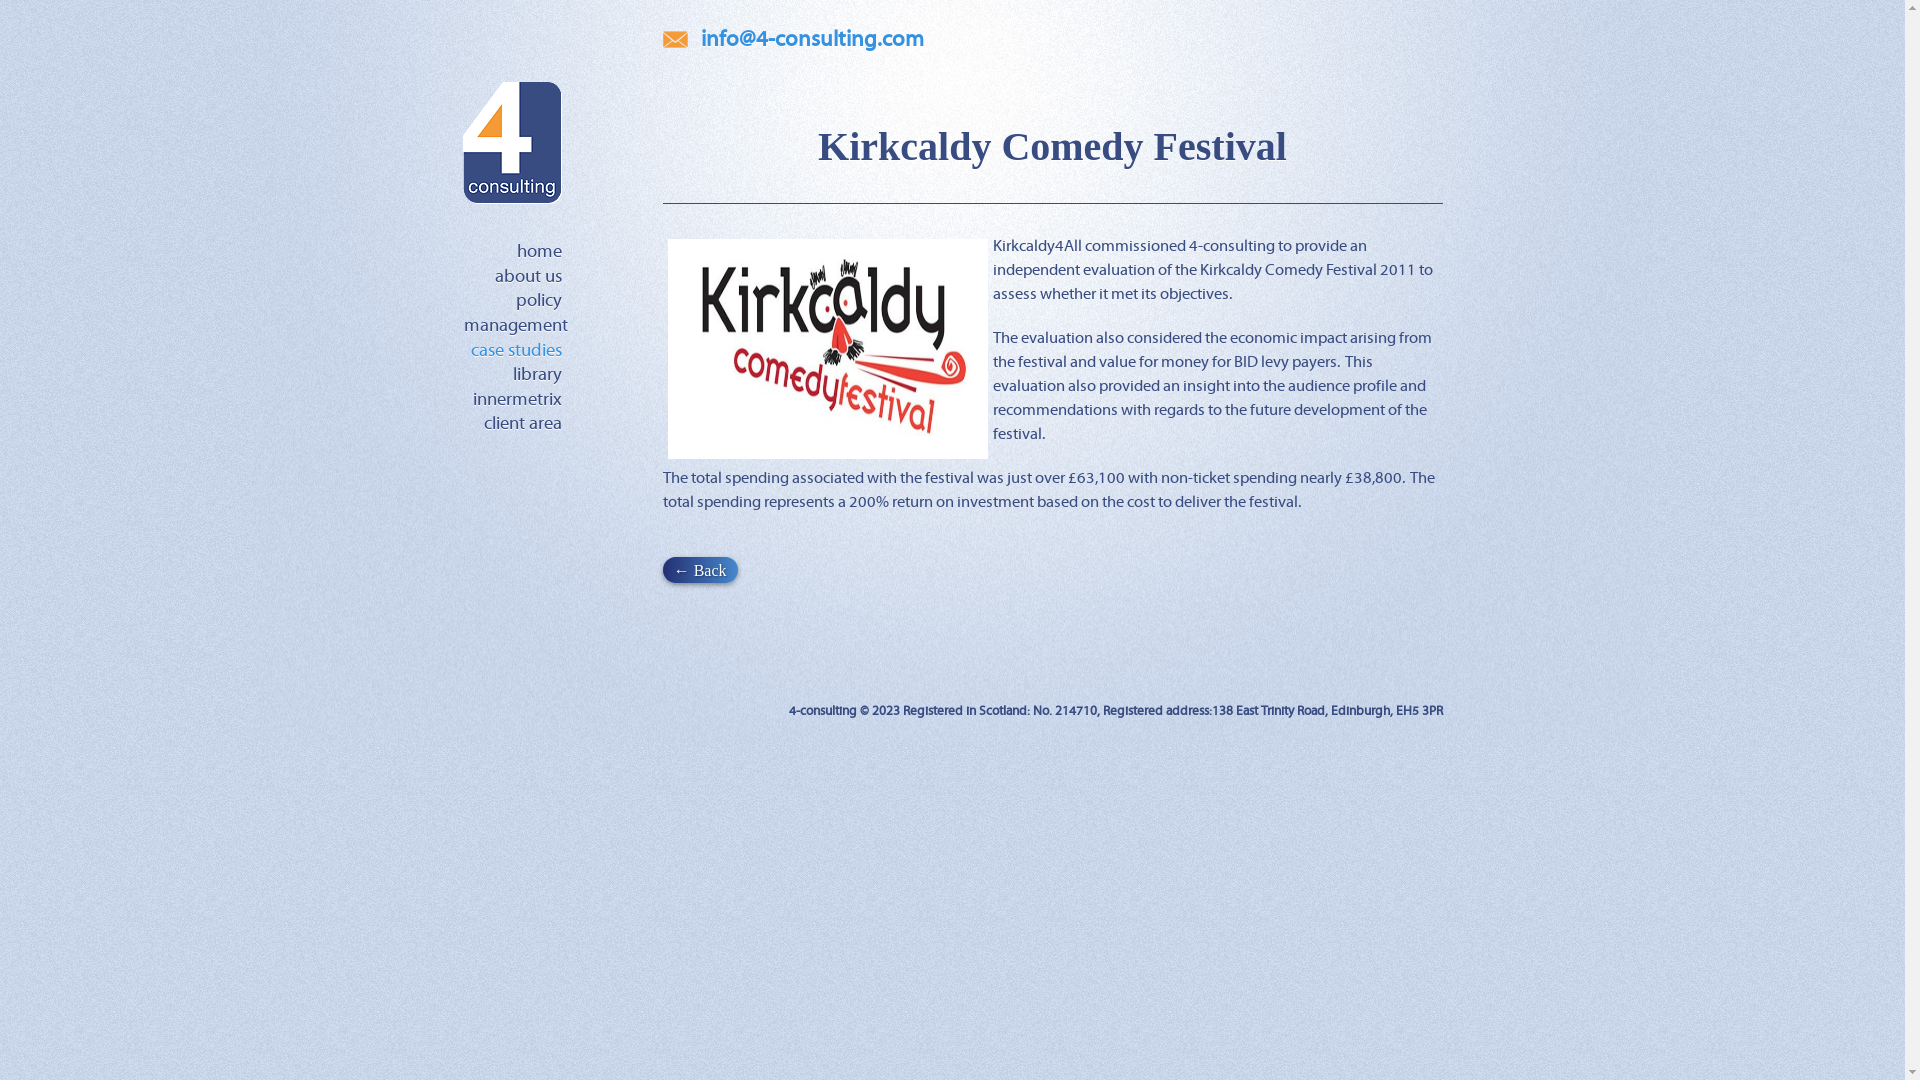  Describe the element at coordinates (515, 325) in the screenshot. I see `'management'` at that location.